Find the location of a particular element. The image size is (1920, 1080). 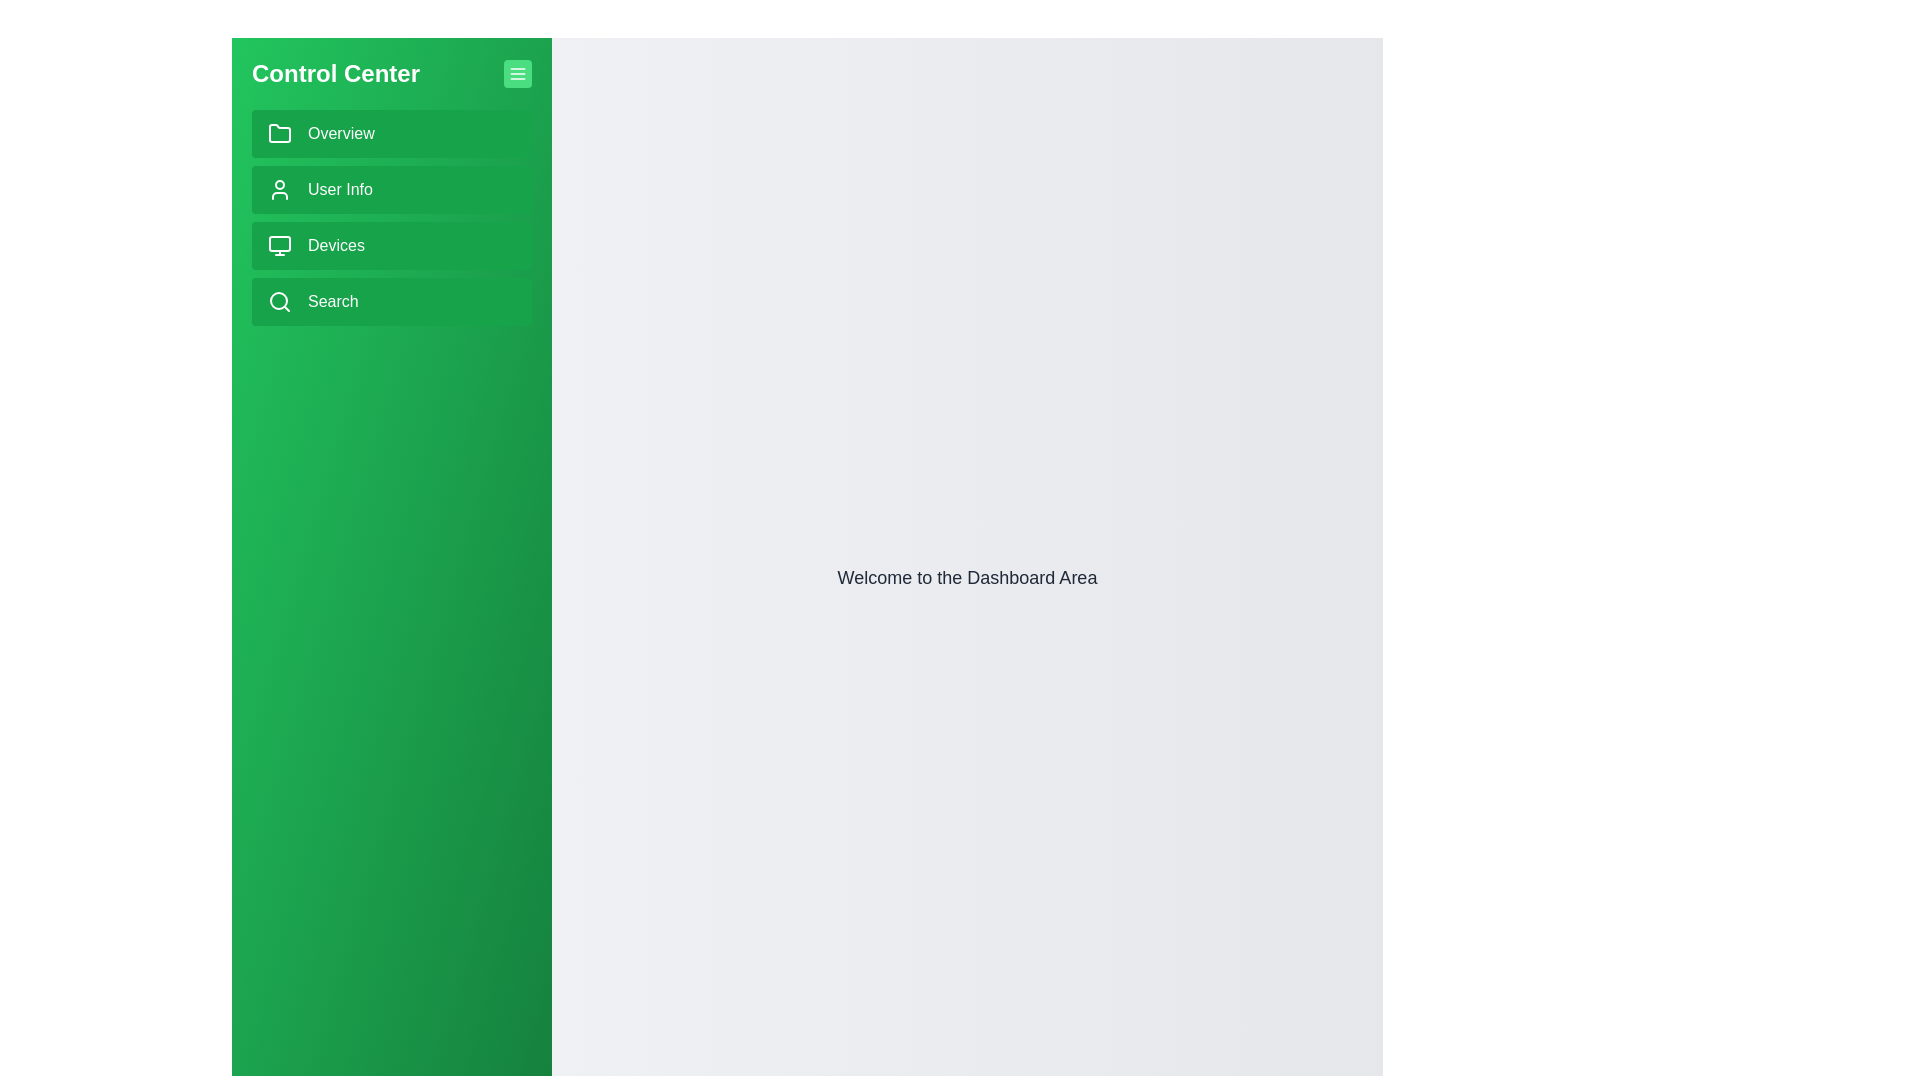

the 'Devices' button in the sidebar is located at coordinates (392, 245).